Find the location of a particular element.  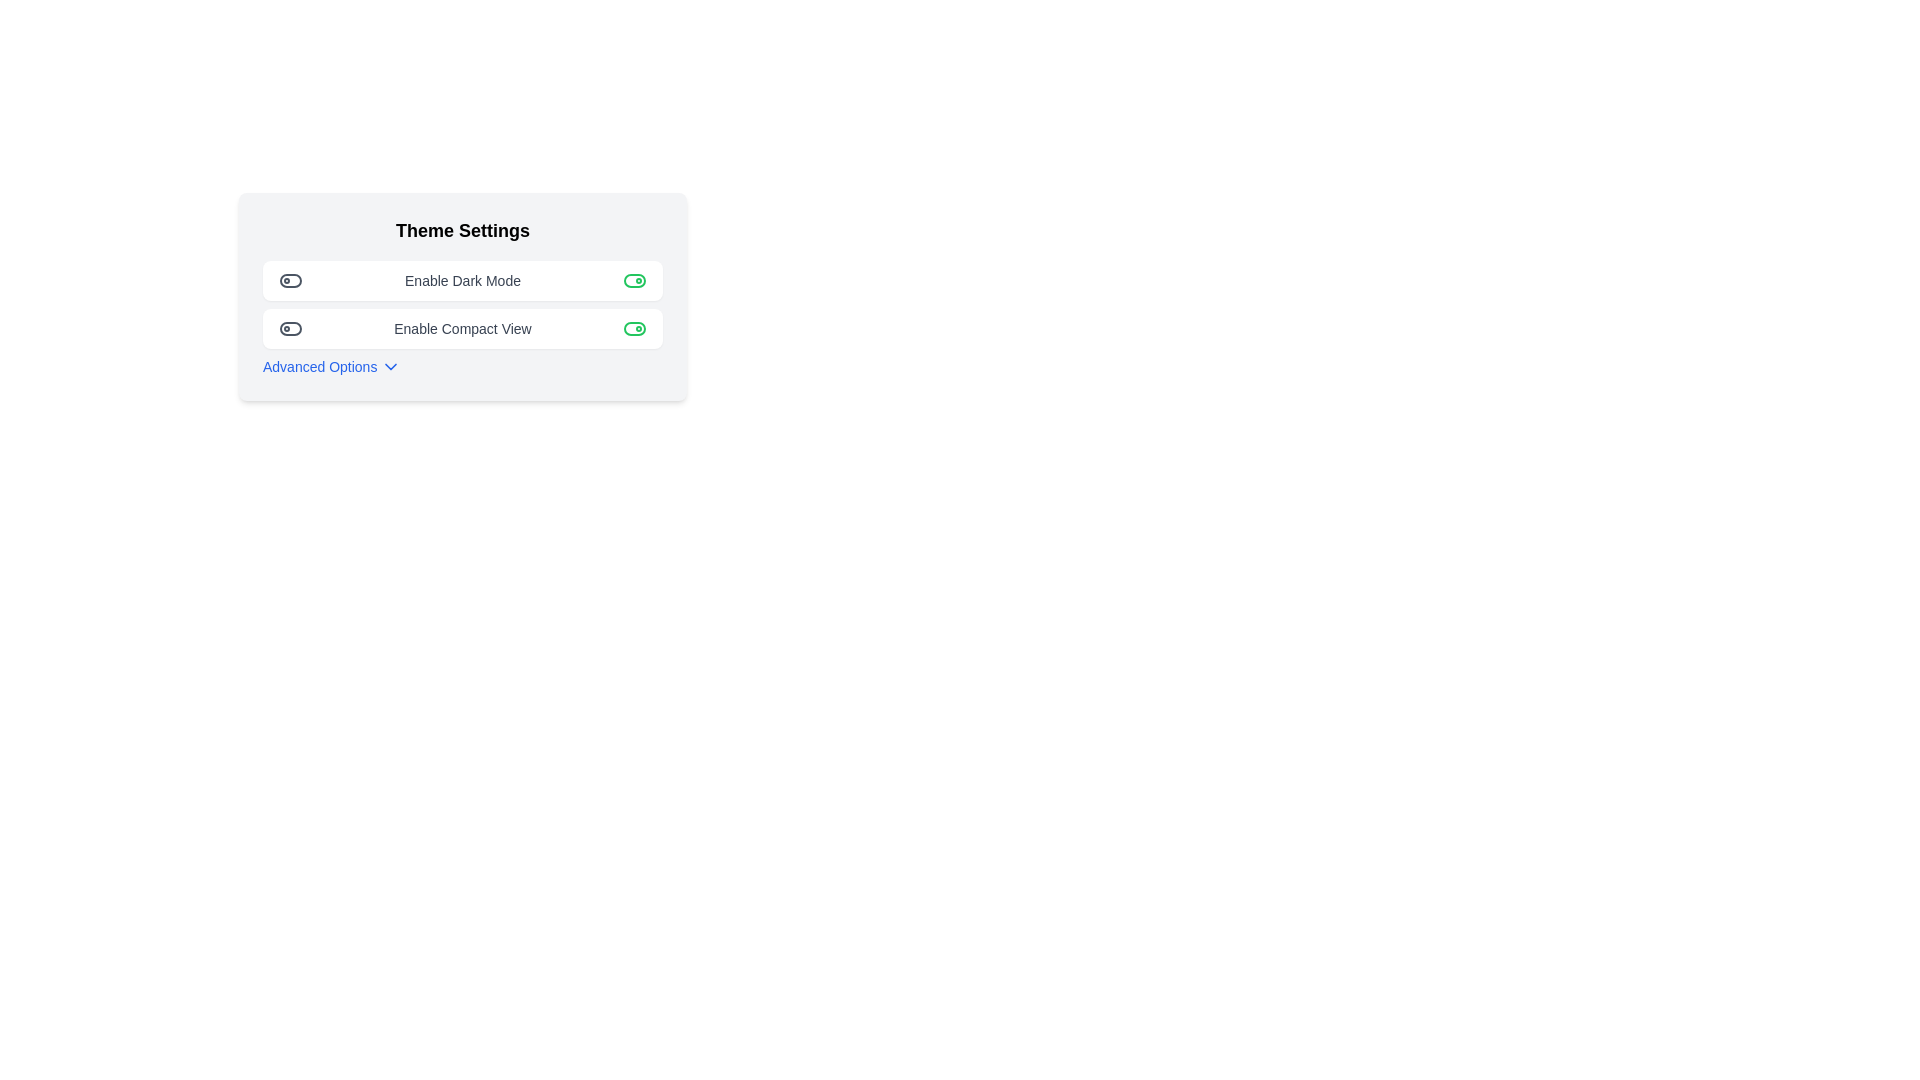

the downward-pointing chevron icon, which is styled in blue and located to the right of the 'Advanced Options' text is located at coordinates (391, 366).